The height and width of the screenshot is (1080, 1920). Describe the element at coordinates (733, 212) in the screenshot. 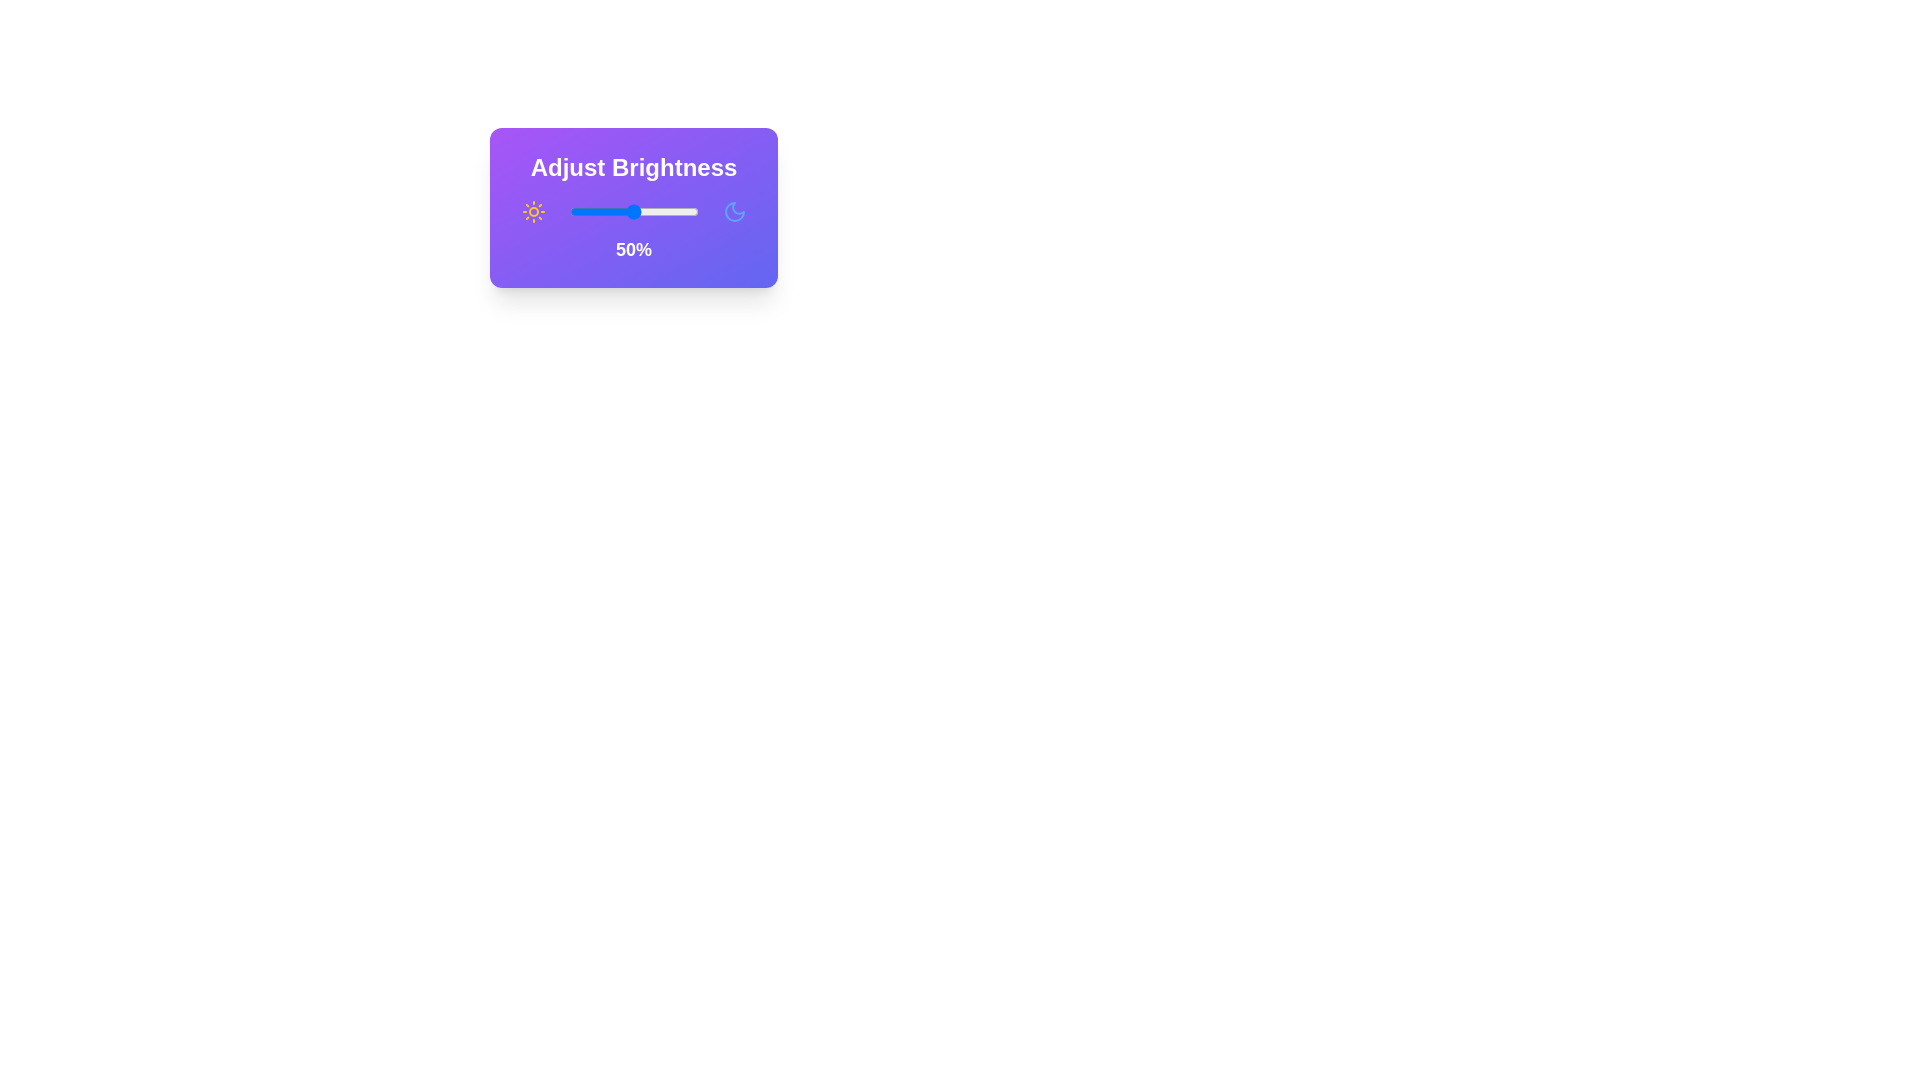

I see `the moon icon to explore its functionality` at that location.